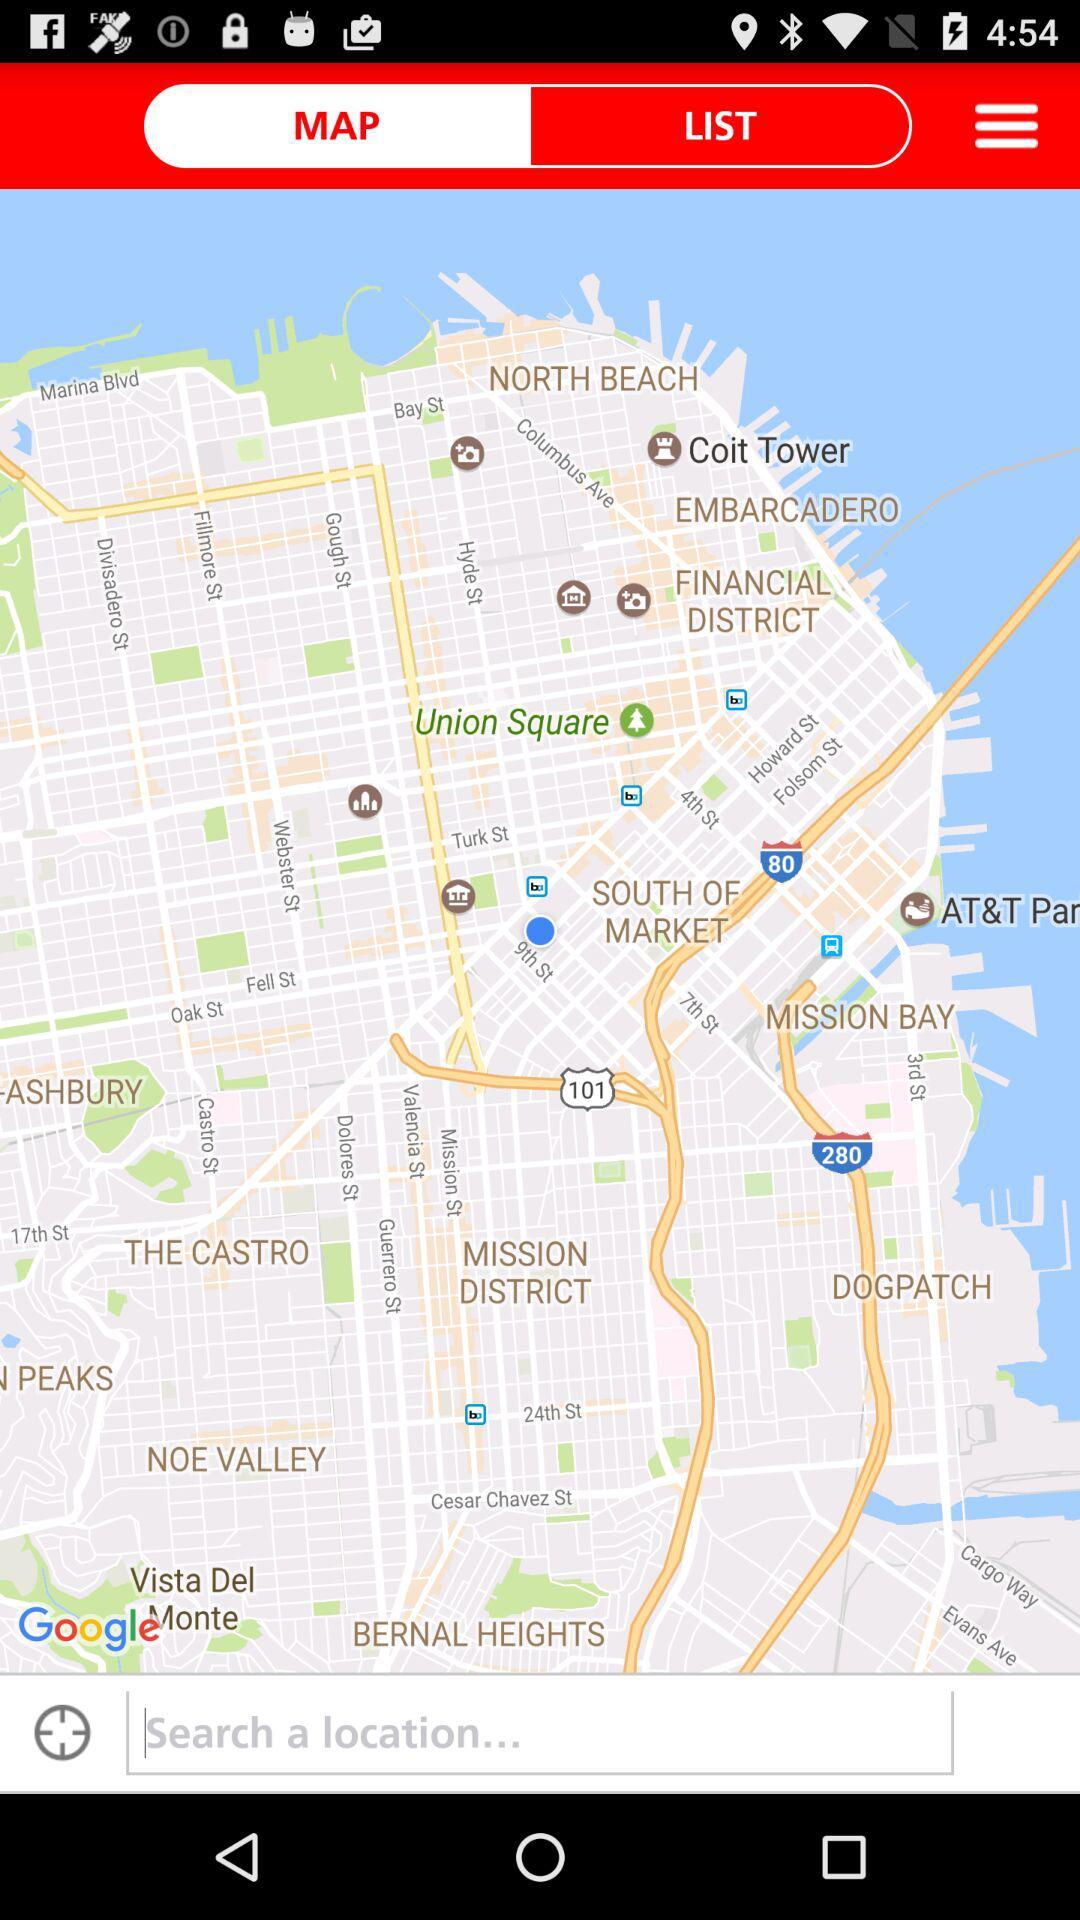 This screenshot has width=1080, height=1920. What do you see at coordinates (720, 124) in the screenshot?
I see `list` at bounding box center [720, 124].